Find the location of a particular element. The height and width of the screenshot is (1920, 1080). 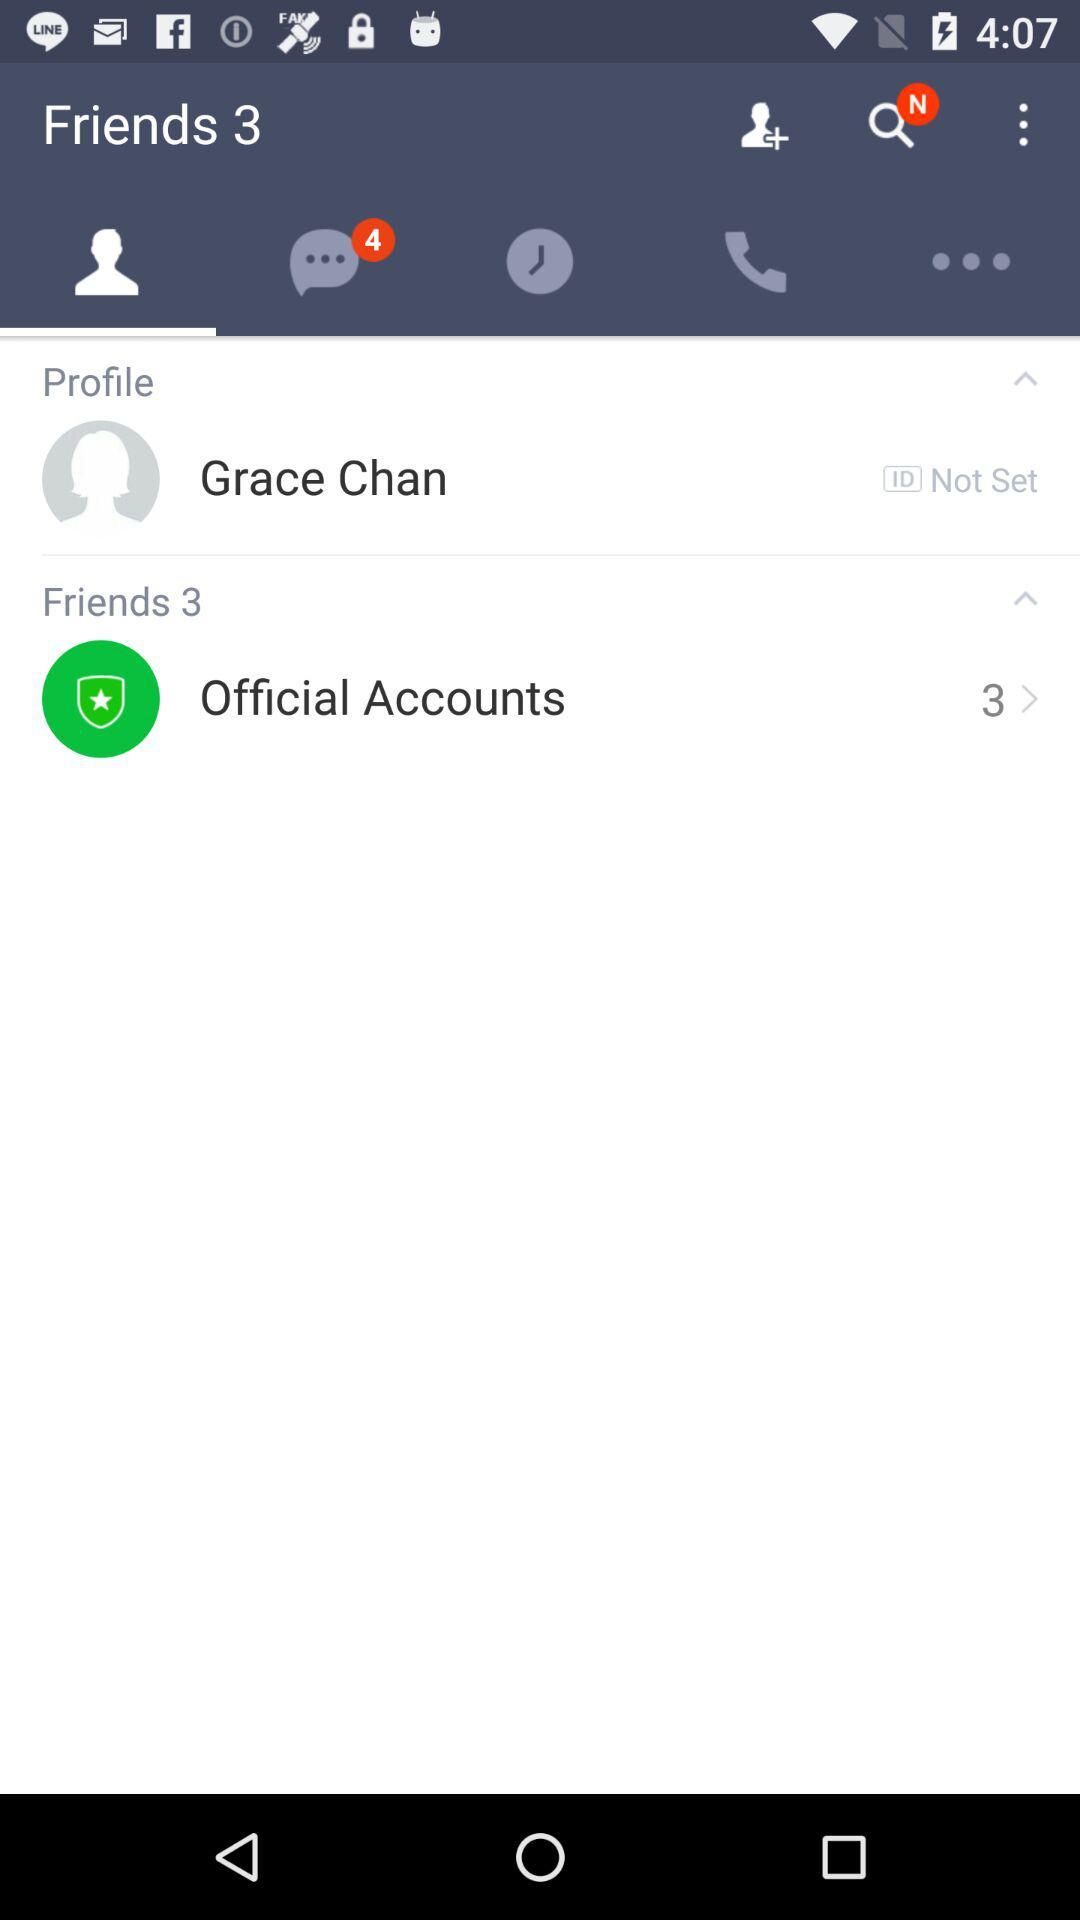

the not set is located at coordinates (982, 477).